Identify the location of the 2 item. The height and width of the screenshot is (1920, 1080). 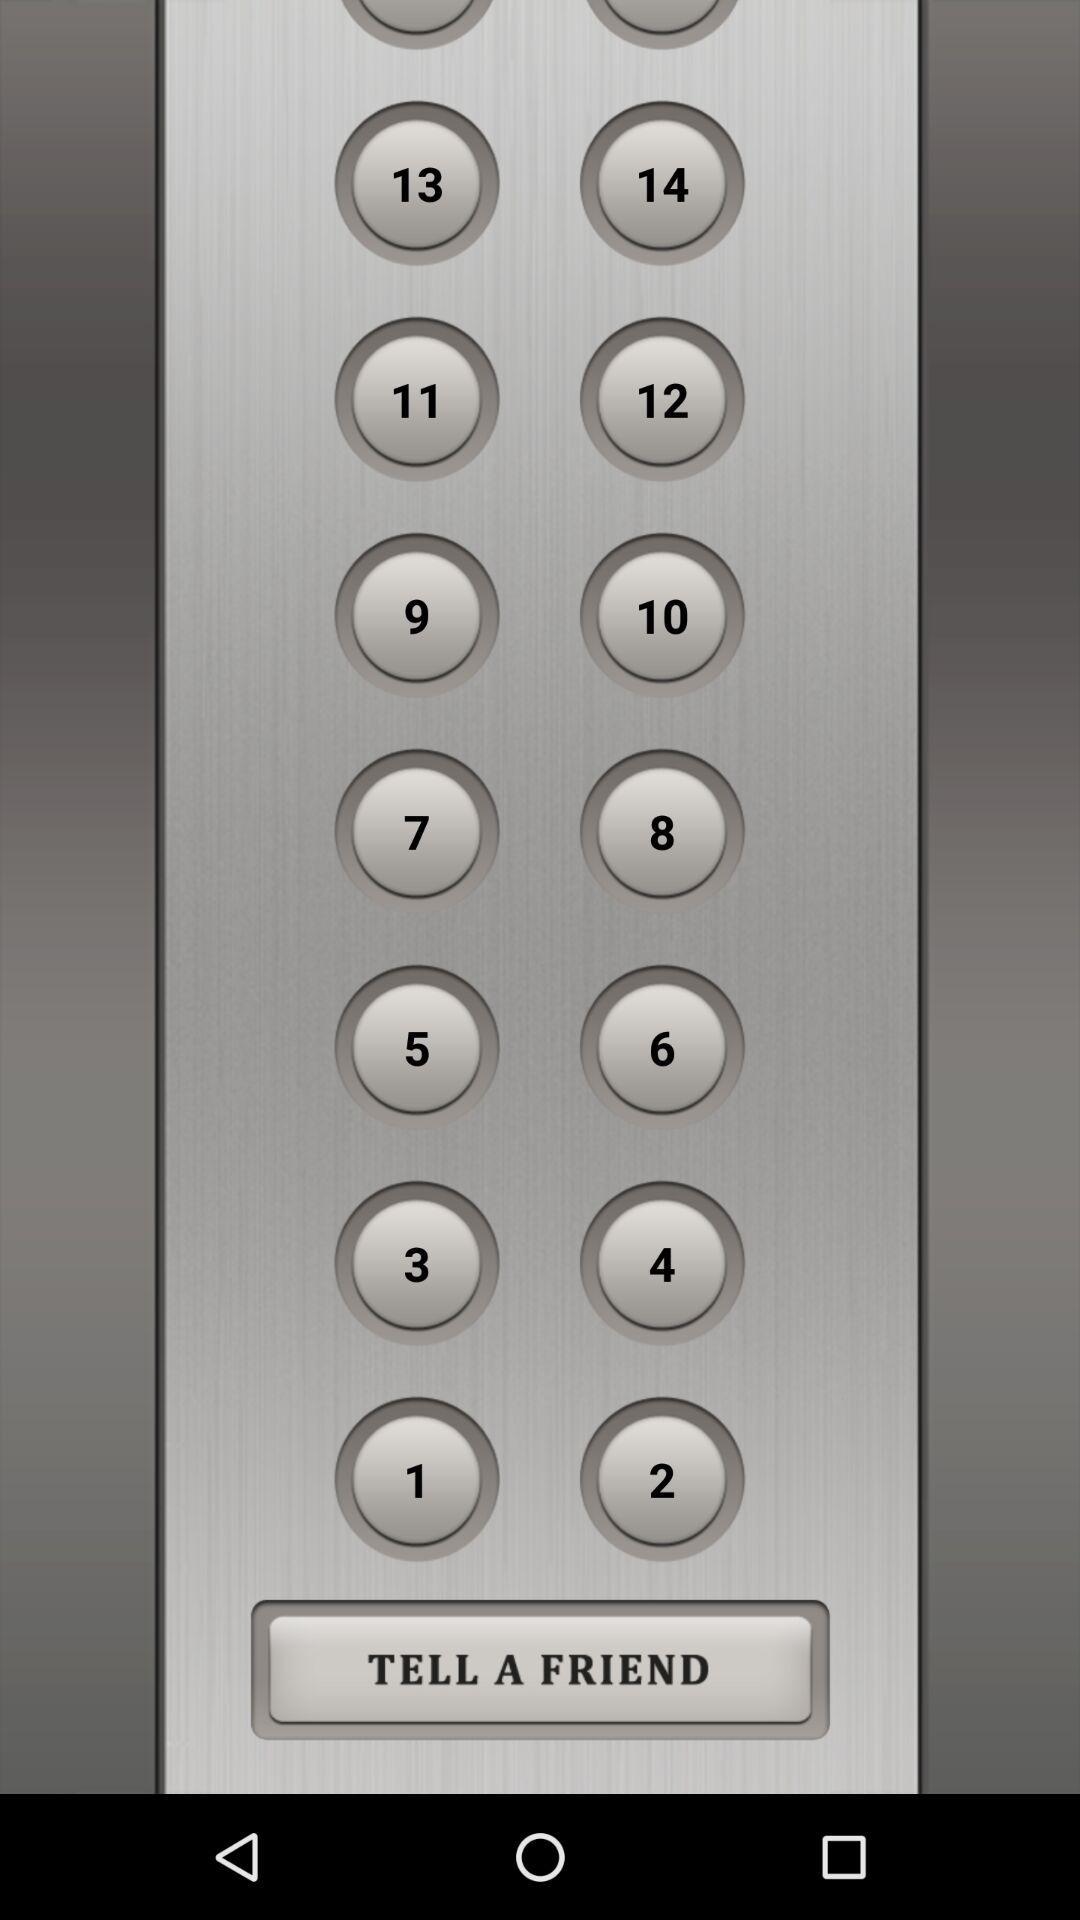
(662, 1479).